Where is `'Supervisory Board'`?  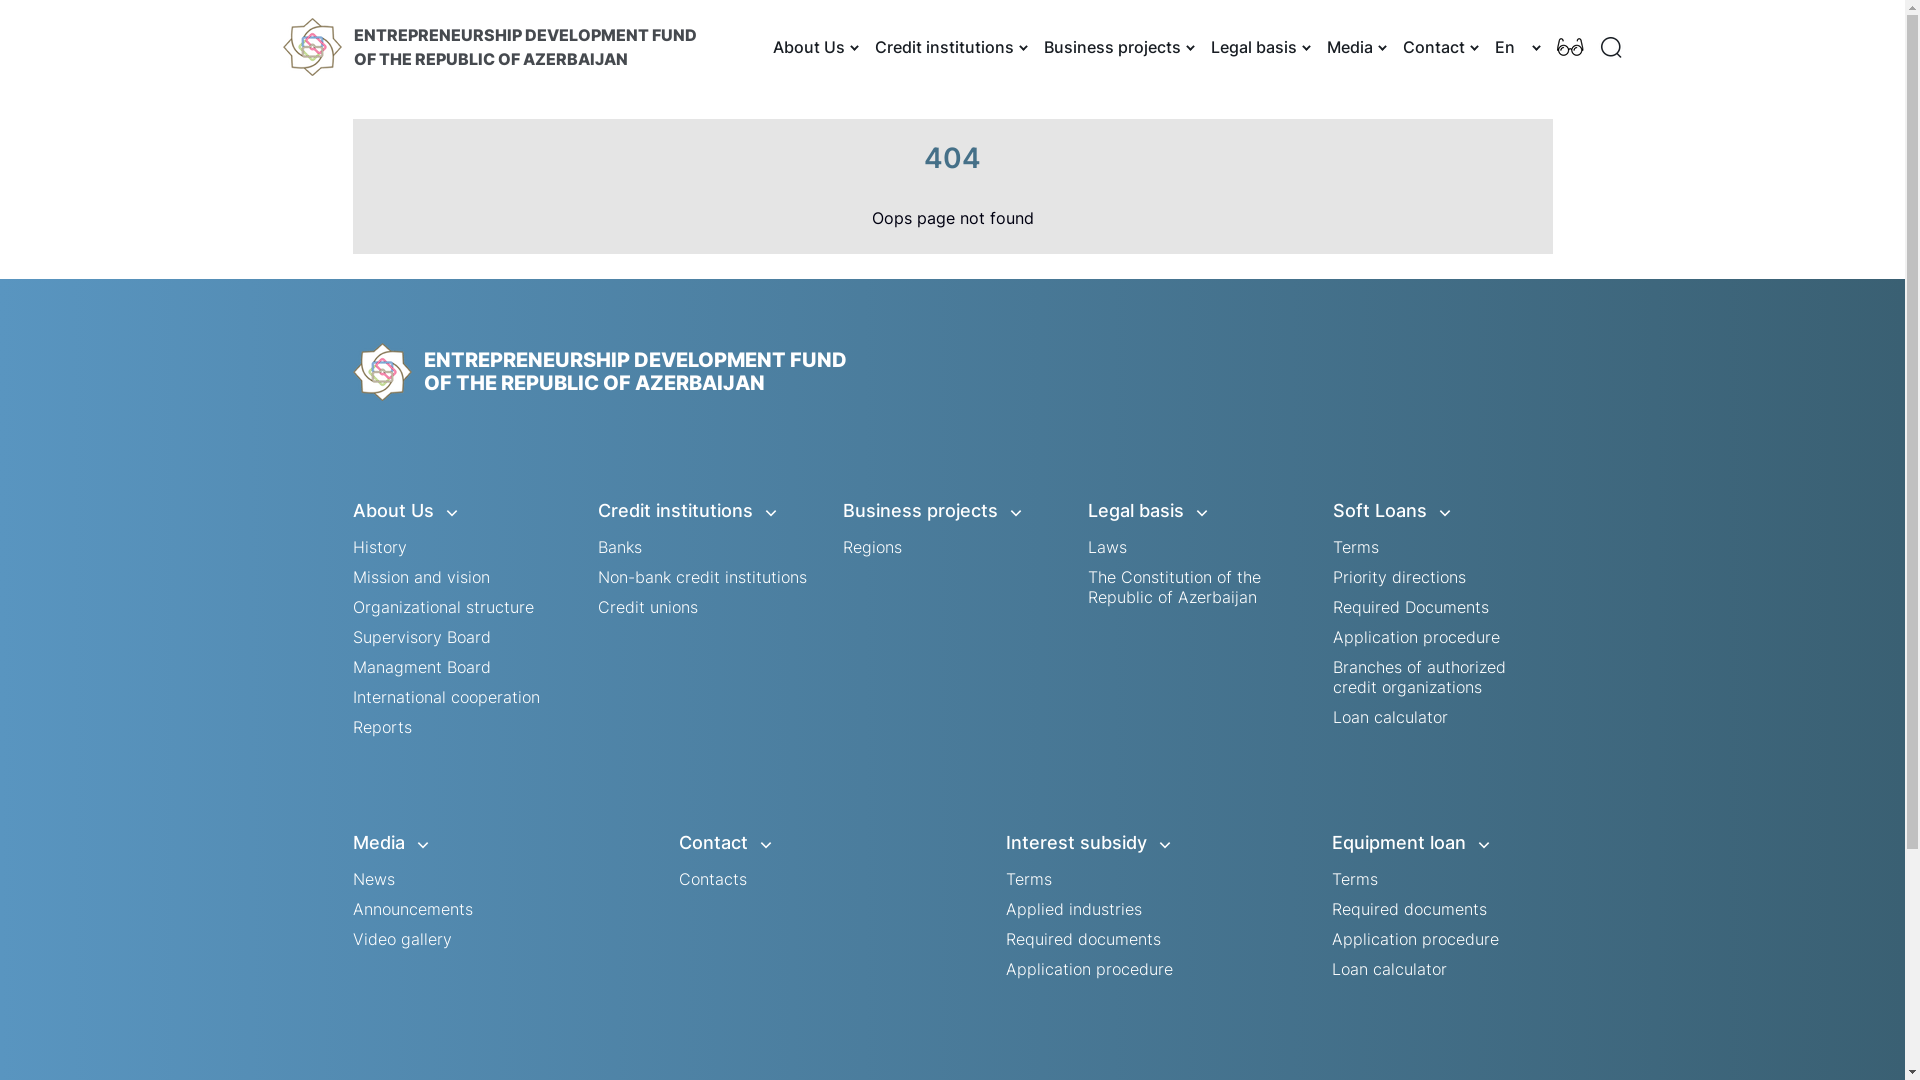
'Supervisory Board' is located at coordinates (420, 636).